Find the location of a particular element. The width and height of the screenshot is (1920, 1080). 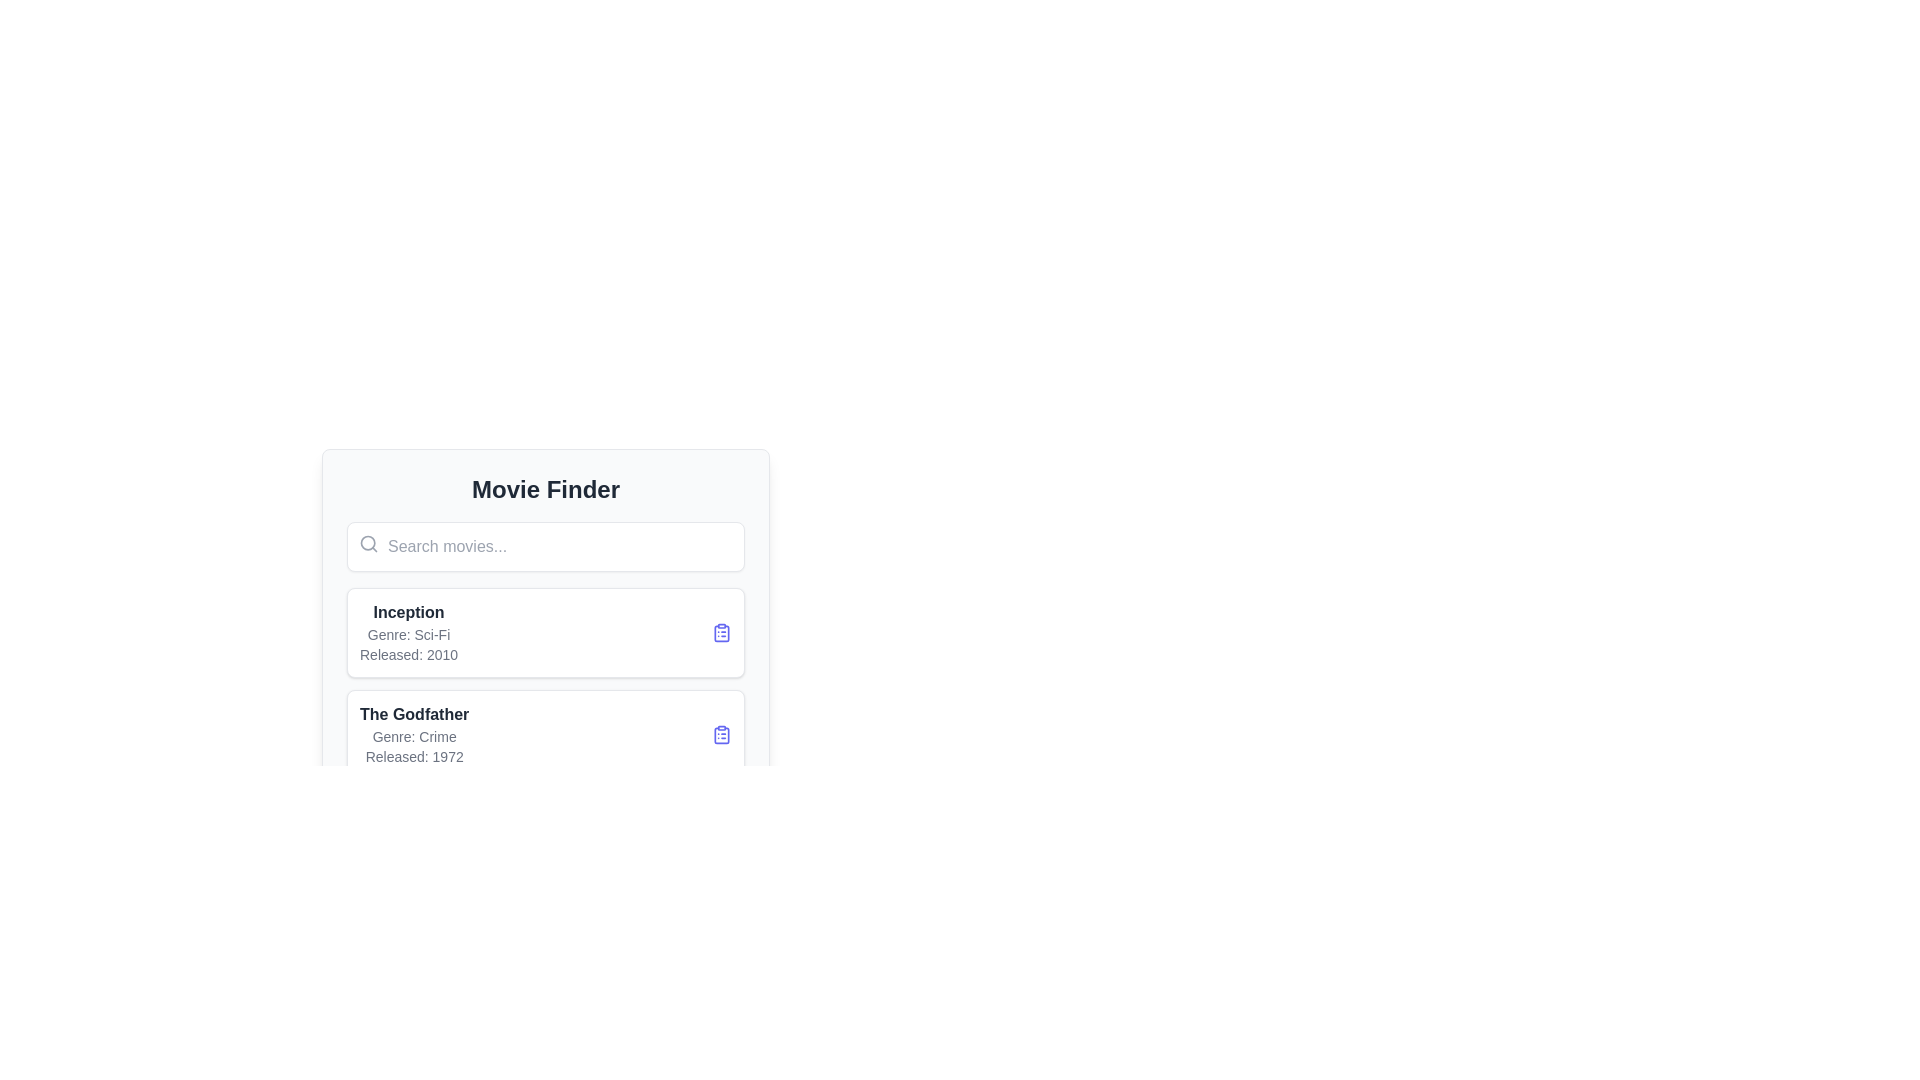

the Text Label that serves as a title for the movie finding function, positioned above the search bar and list of movies is located at coordinates (546, 489).